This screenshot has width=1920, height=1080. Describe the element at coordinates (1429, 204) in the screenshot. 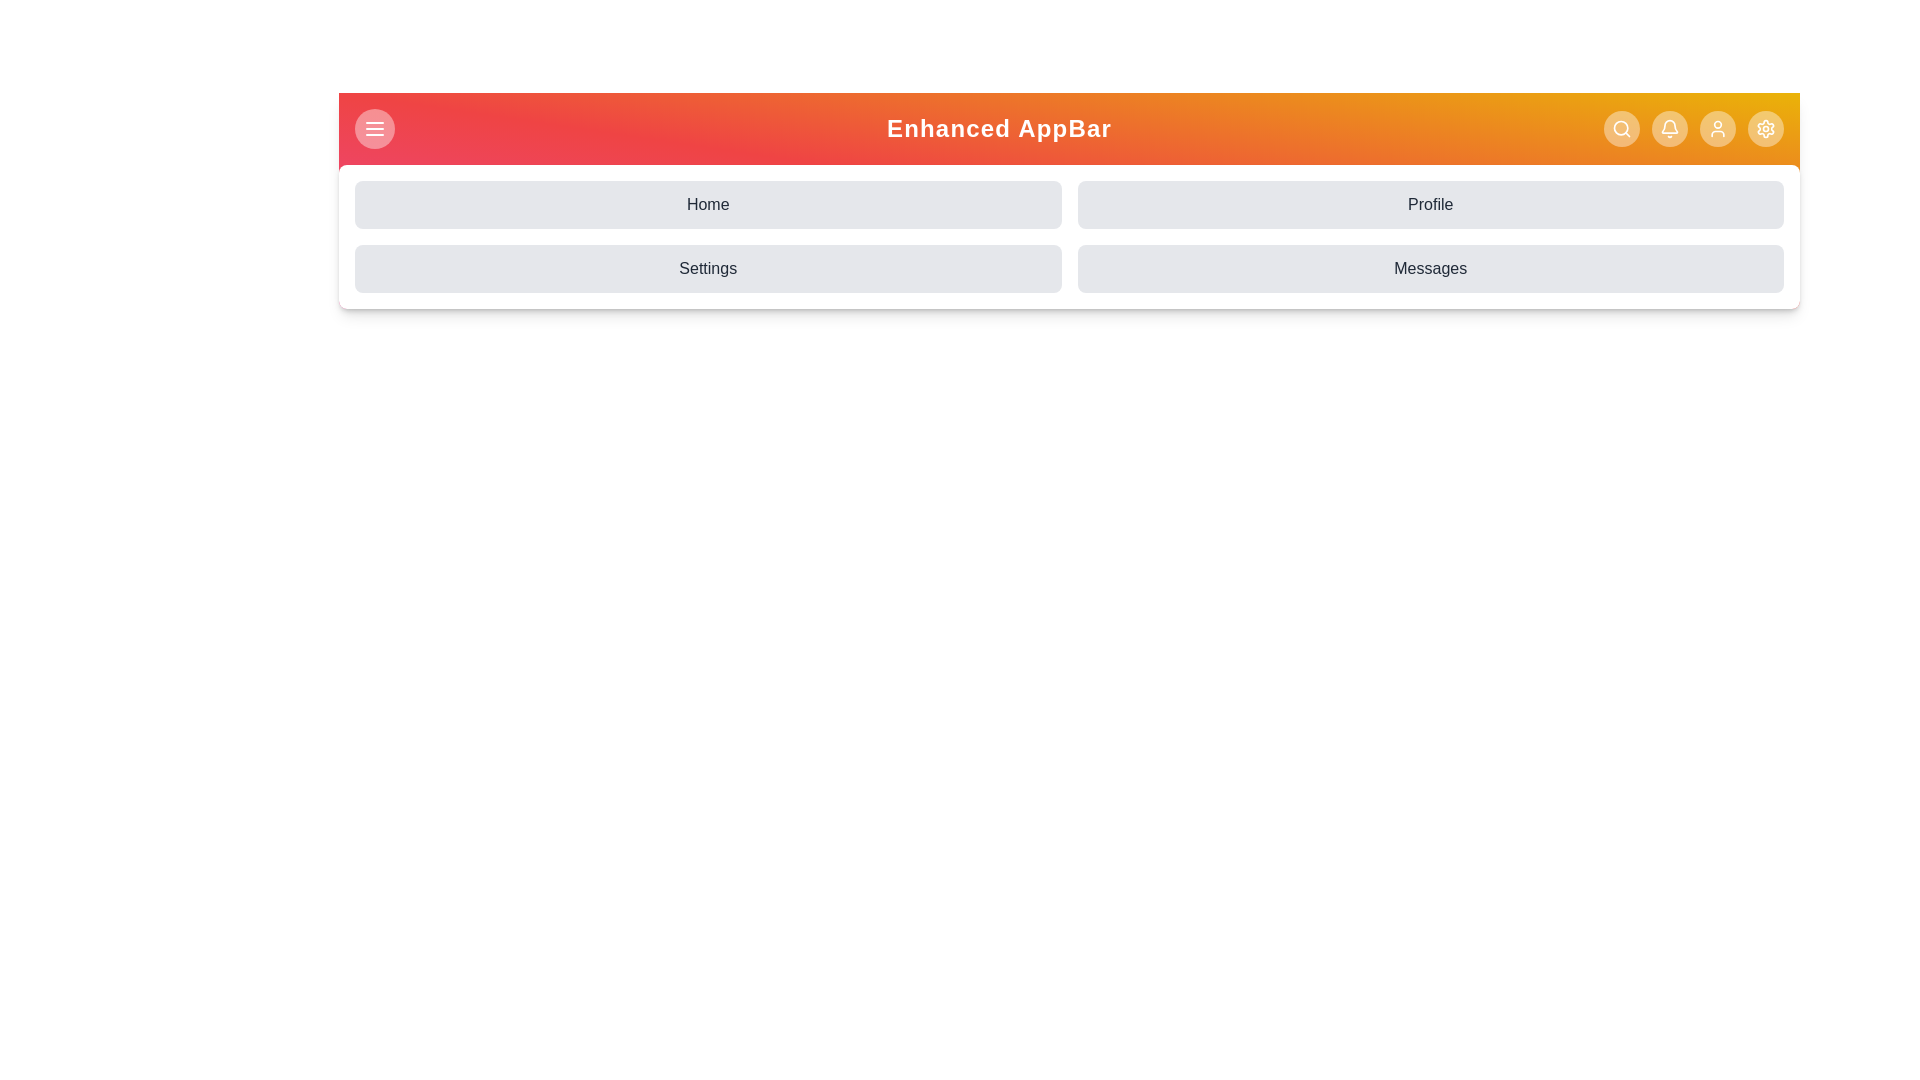

I see `the menu option Profile` at that location.